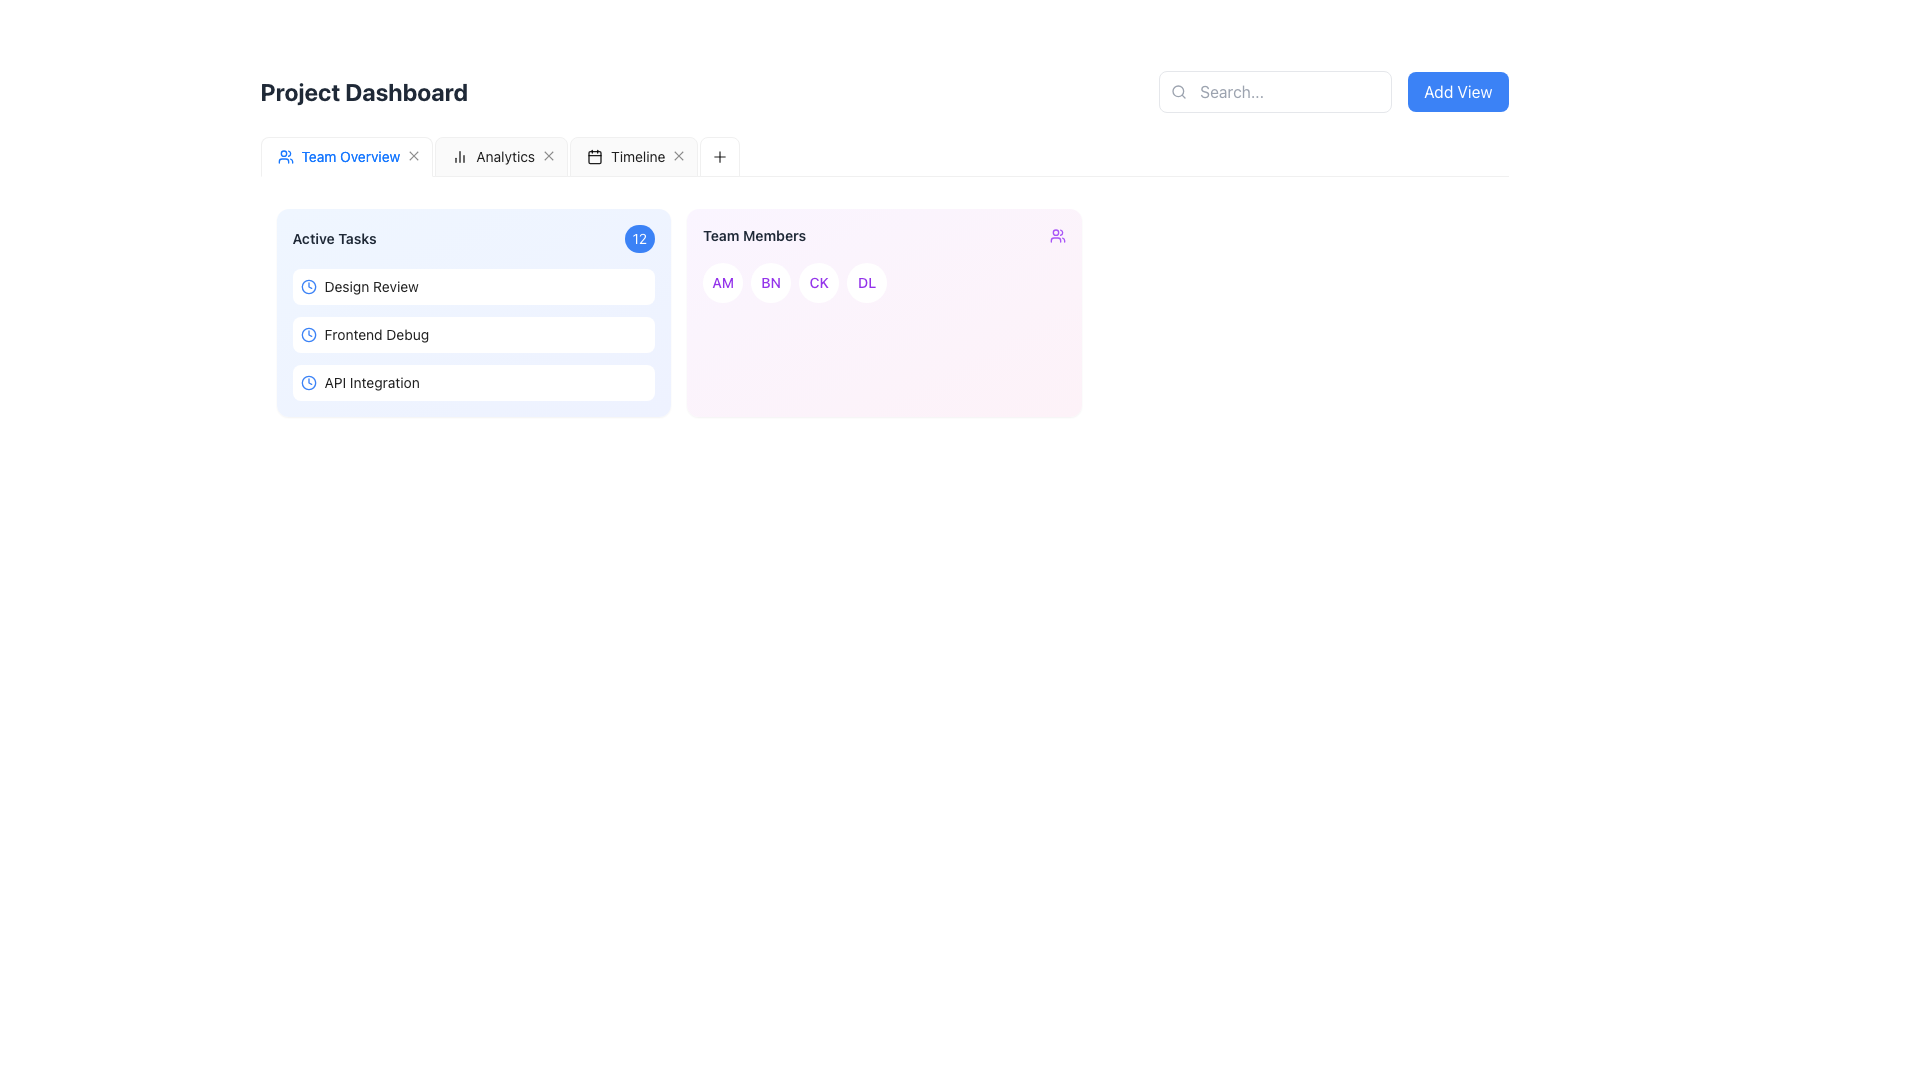 The height and width of the screenshot is (1080, 1920). Describe the element at coordinates (594, 156) in the screenshot. I see `the calendar icon in the navigation bar, which is located to the left of the 'Timeline' label and between the 'Analytics' and 'Add' tabs` at that location.